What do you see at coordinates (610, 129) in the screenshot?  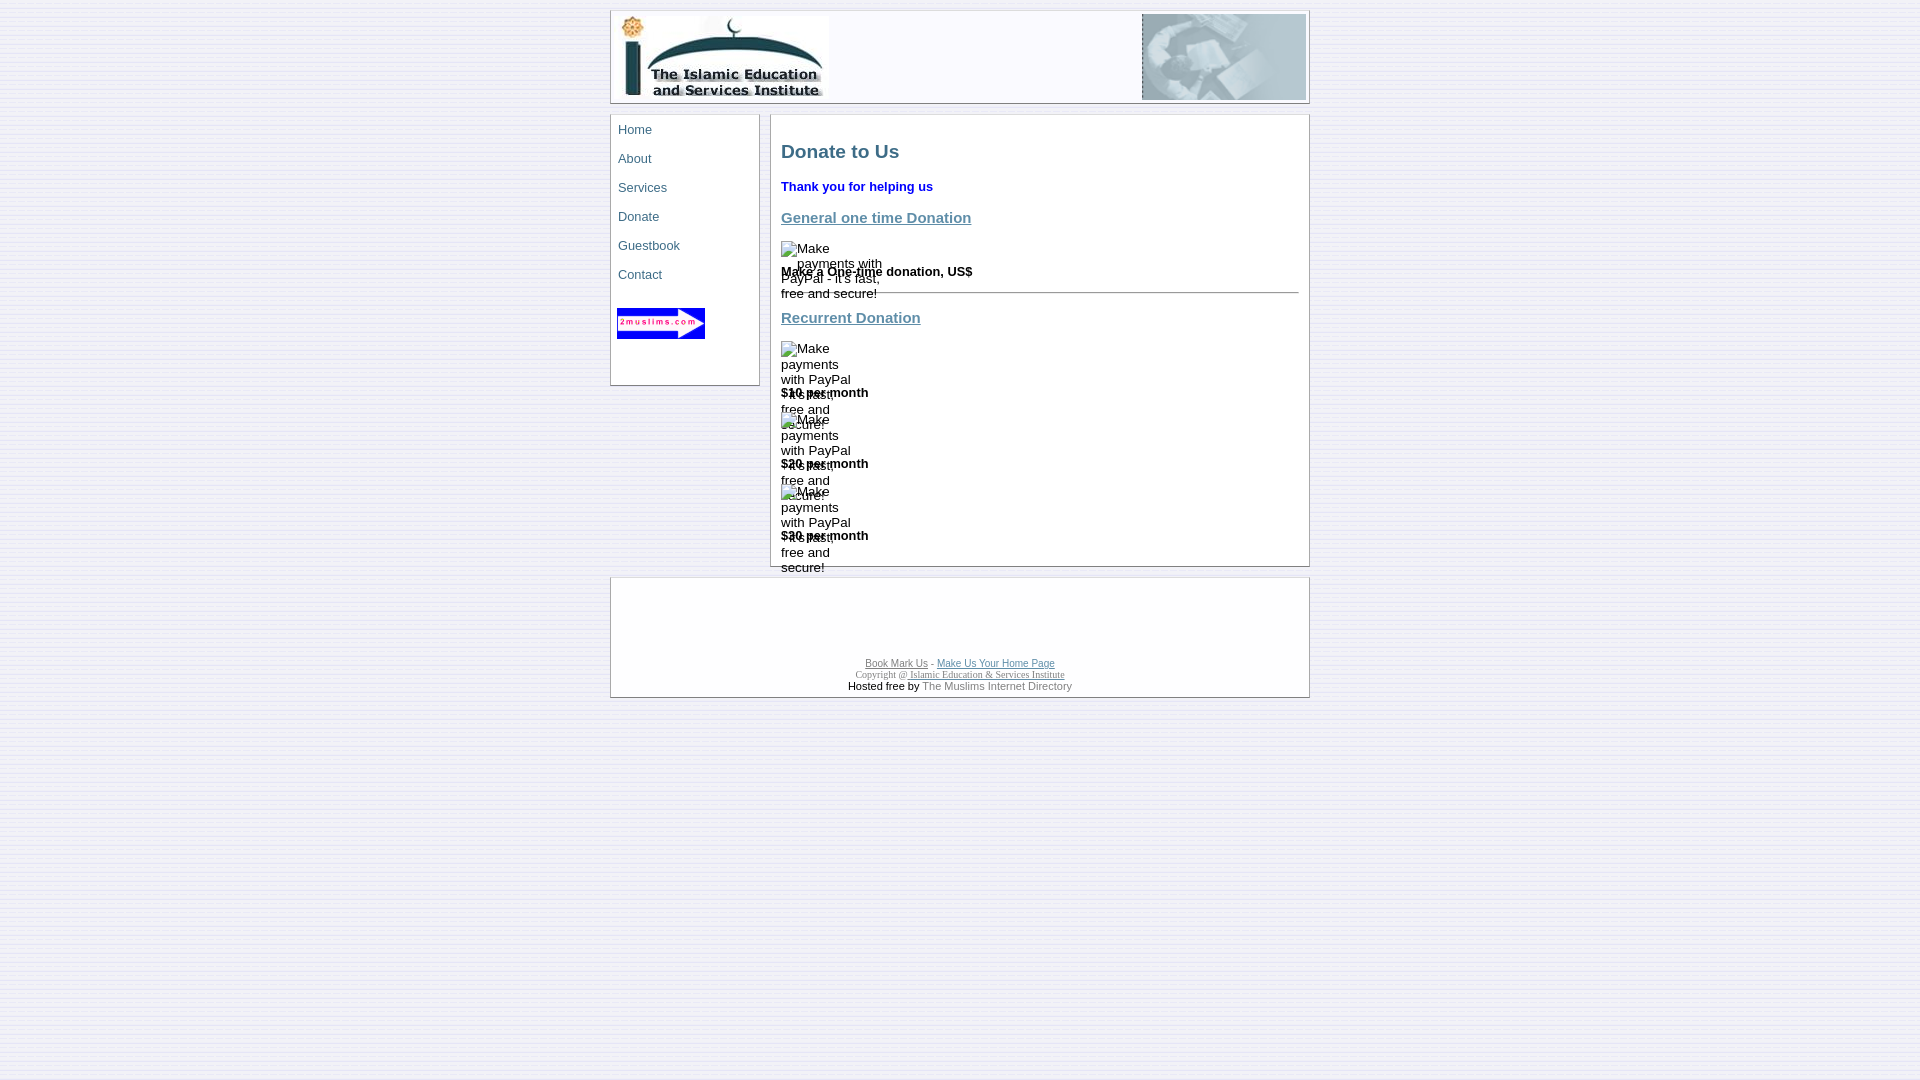 I see `'Home'` at bounding box center [610, 129].